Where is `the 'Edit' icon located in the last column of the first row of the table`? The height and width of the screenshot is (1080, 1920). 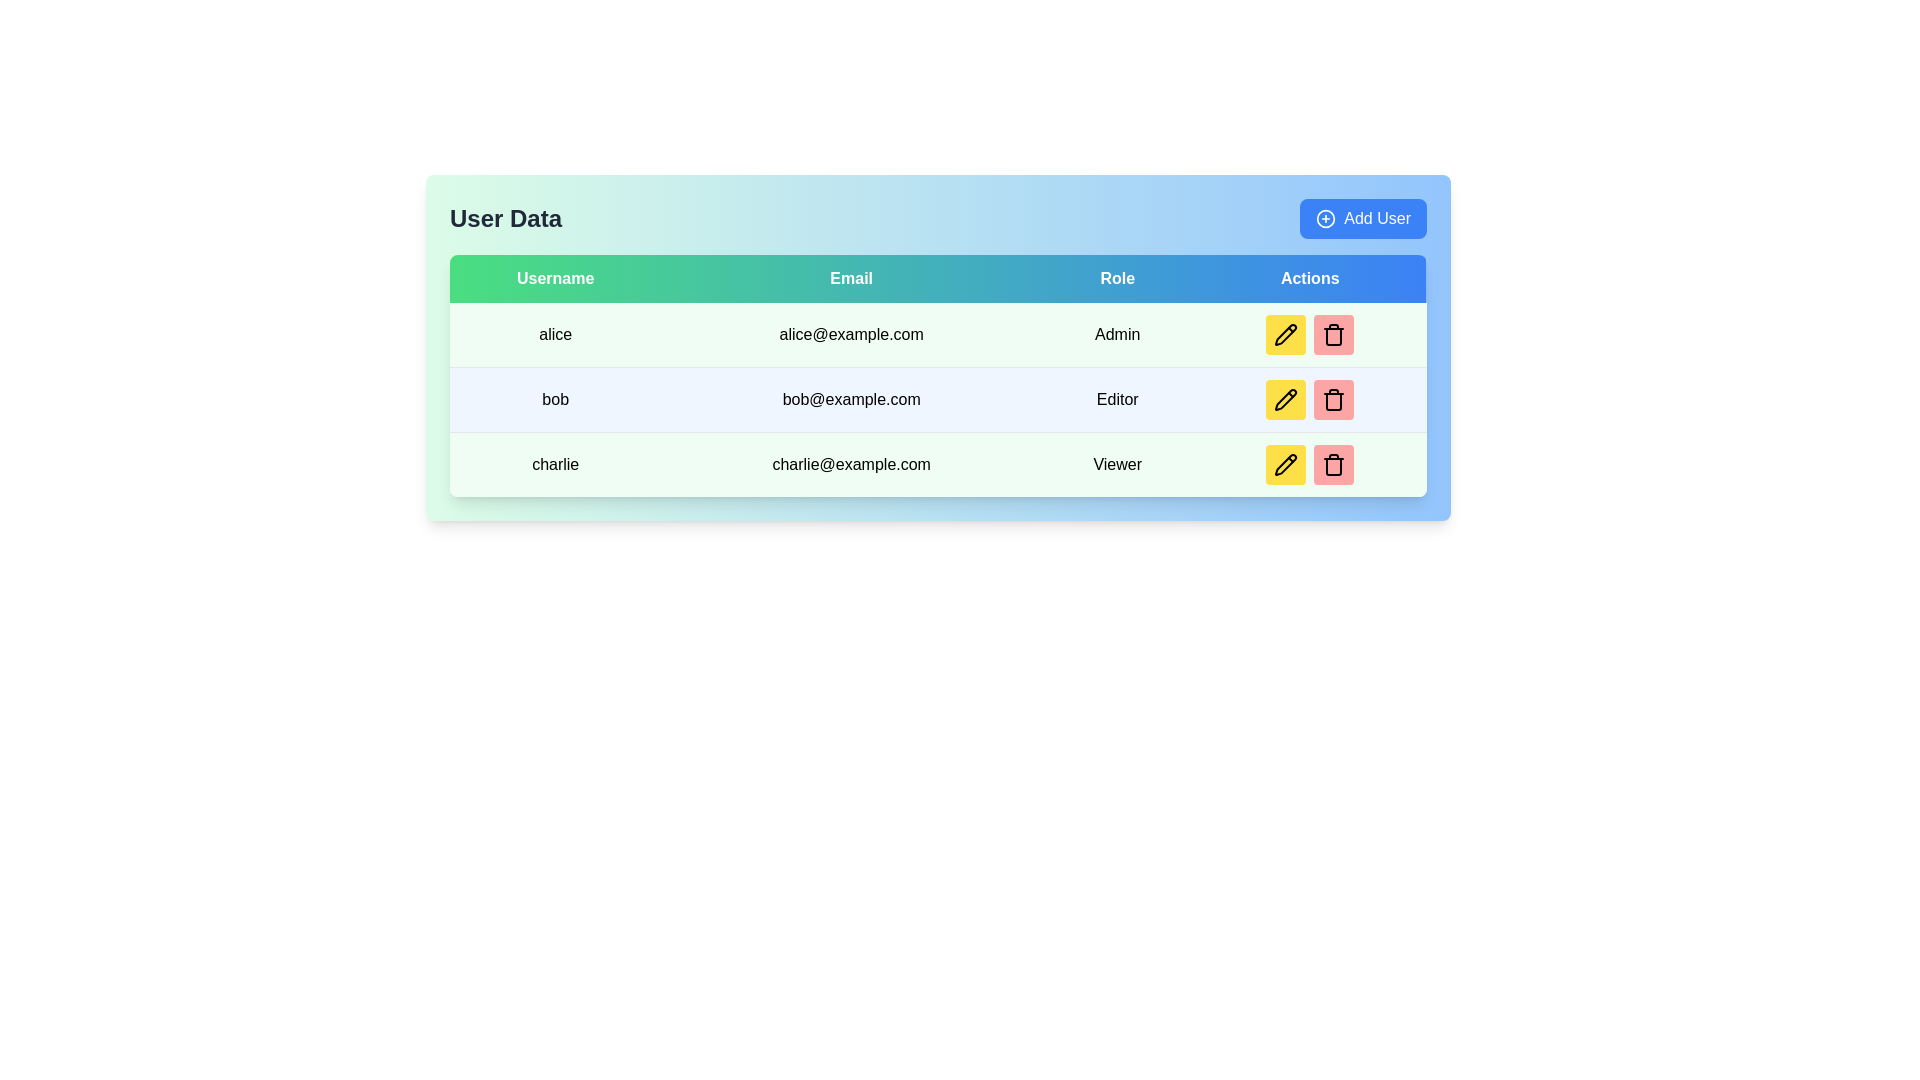 the 'Edit' icon located in the last column of the first row of the table is located at coordinates (1286, 334).